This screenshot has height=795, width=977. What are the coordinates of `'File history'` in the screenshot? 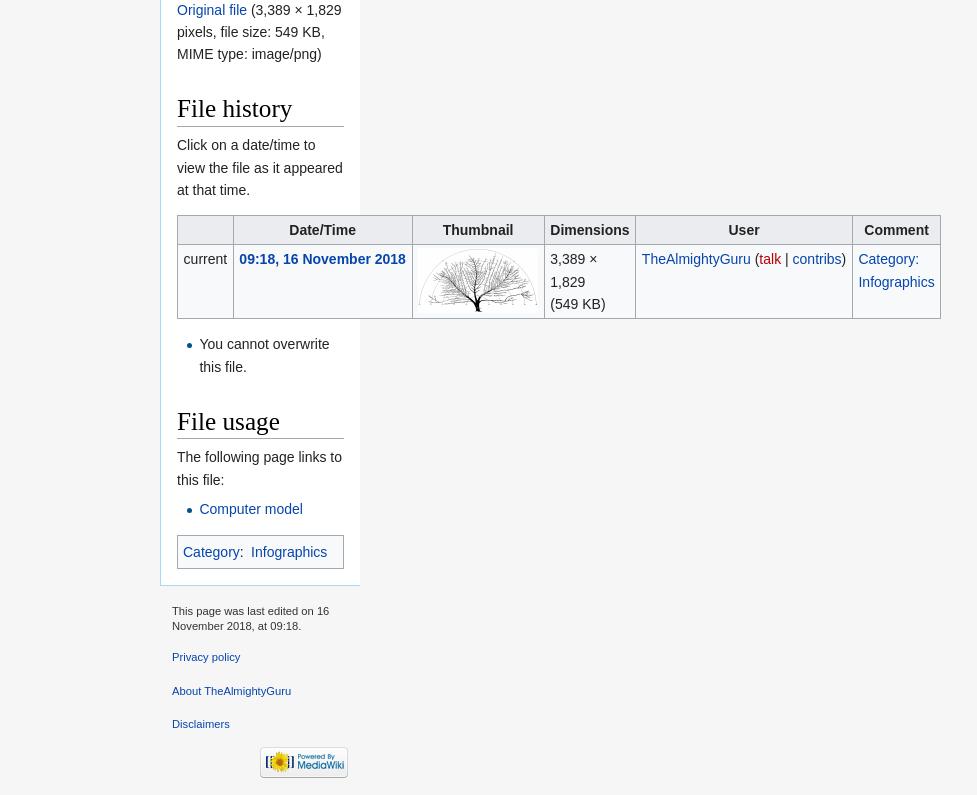 It's located at (233, 107).